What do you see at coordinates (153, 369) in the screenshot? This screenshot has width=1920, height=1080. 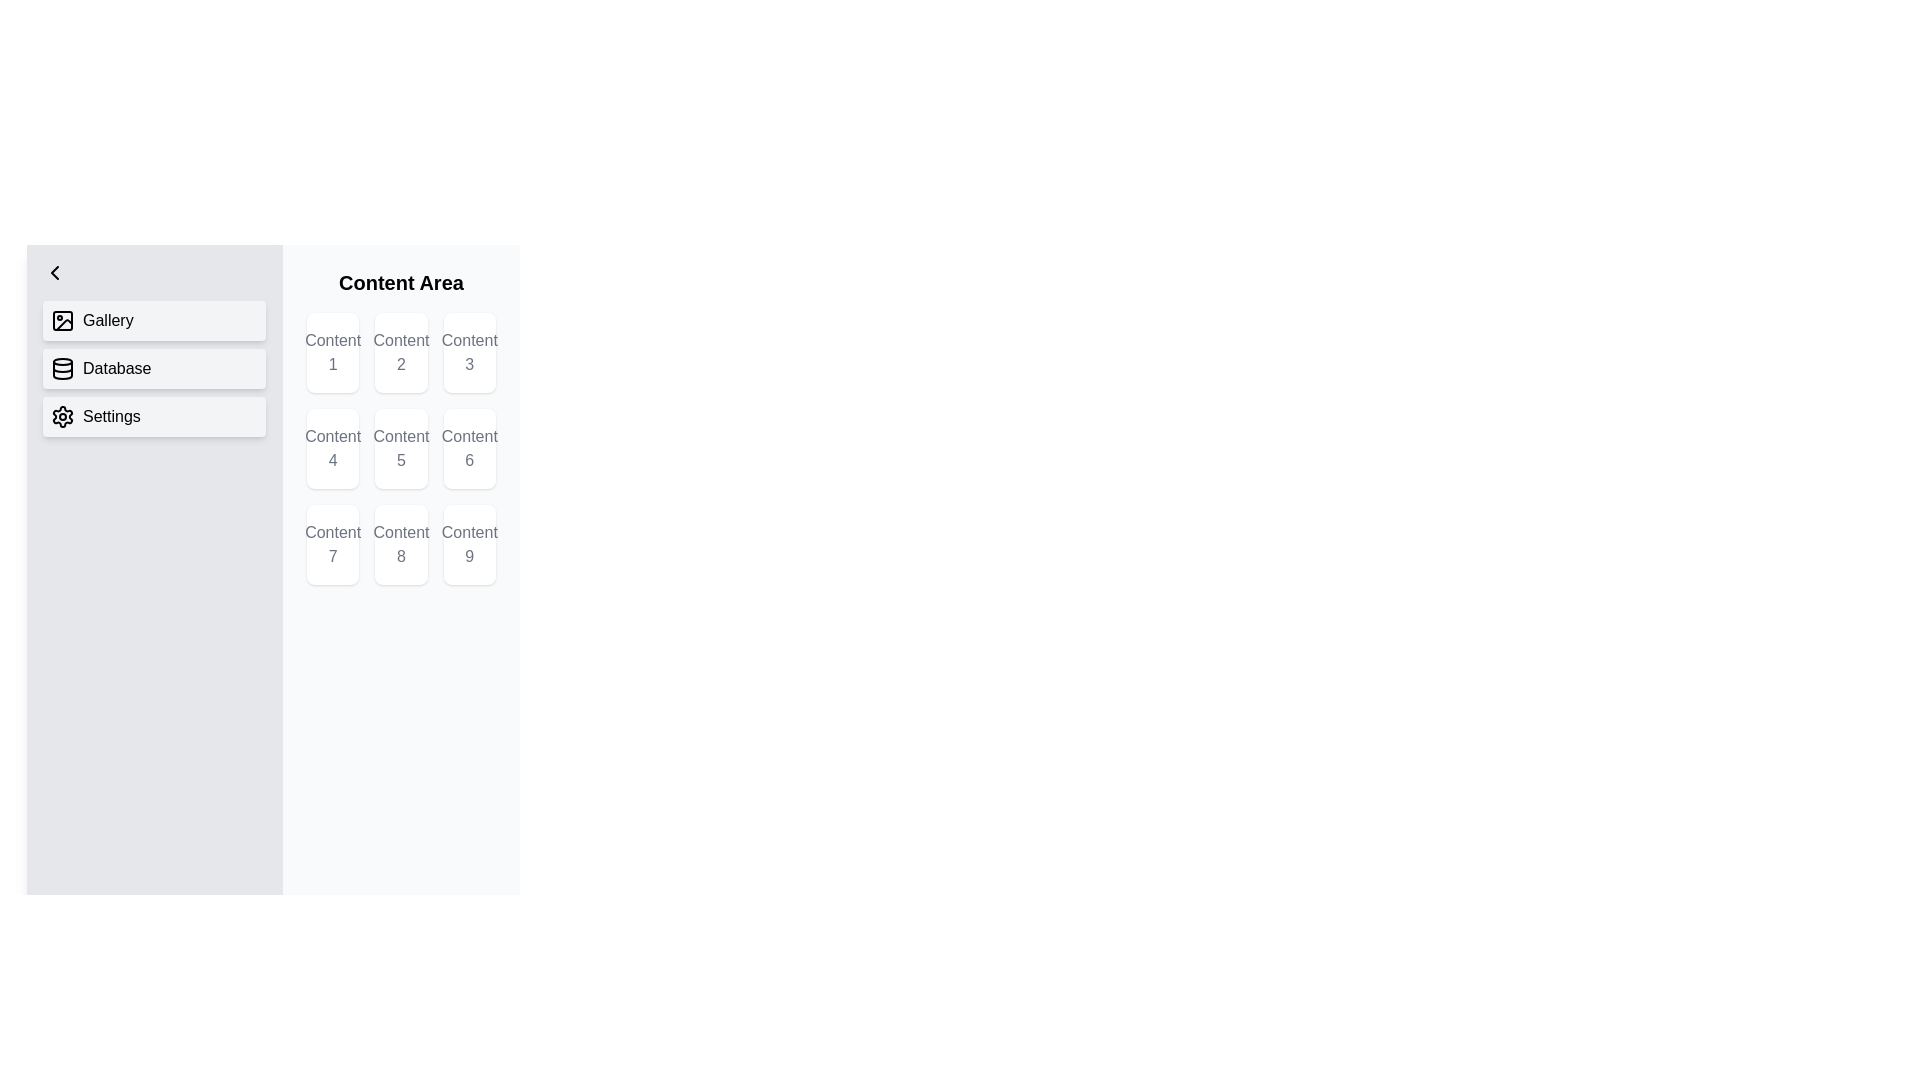 I see `the 'Database' menu item in the sidebar` at bounding box center [153, 369].